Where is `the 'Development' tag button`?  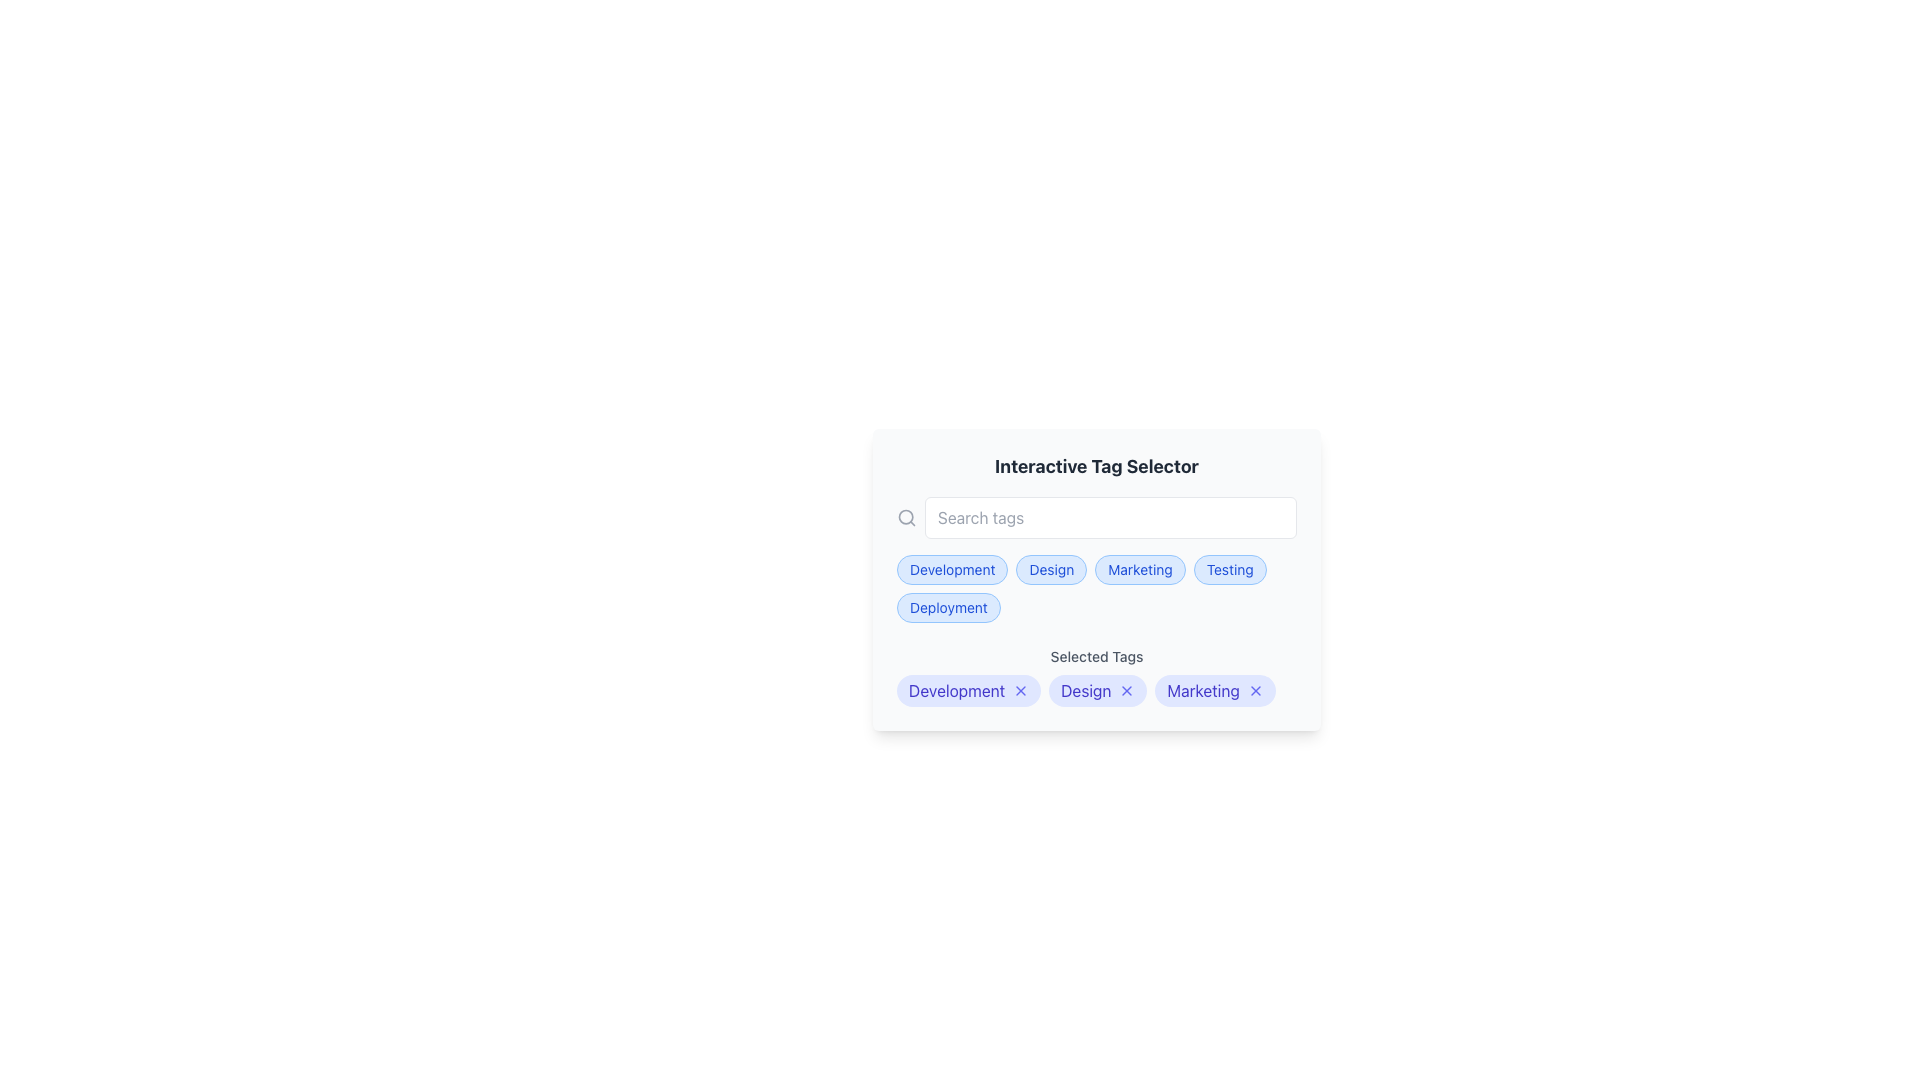
the 'Development' tag button is located at coordinates (951, 570).